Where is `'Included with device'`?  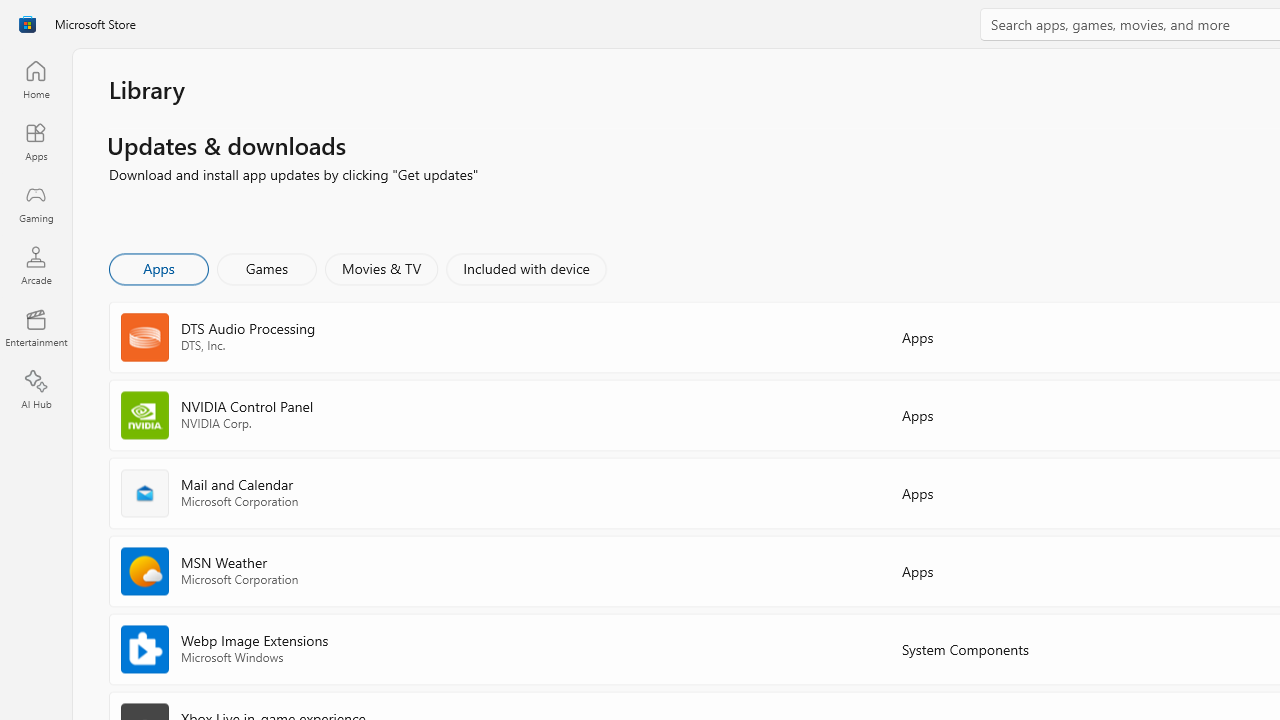
'Included with device' is located at coordinates (525, 267).